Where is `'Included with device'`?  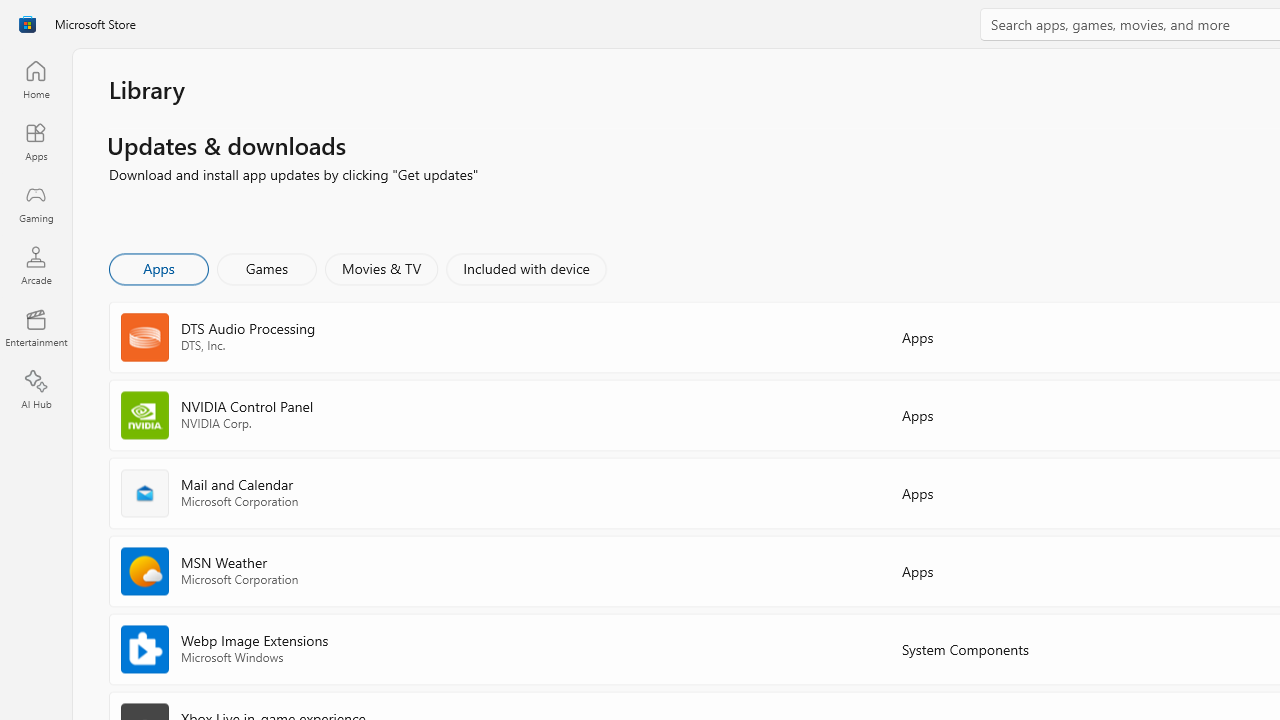
'Included with device' is located at coordinates (525, 267).